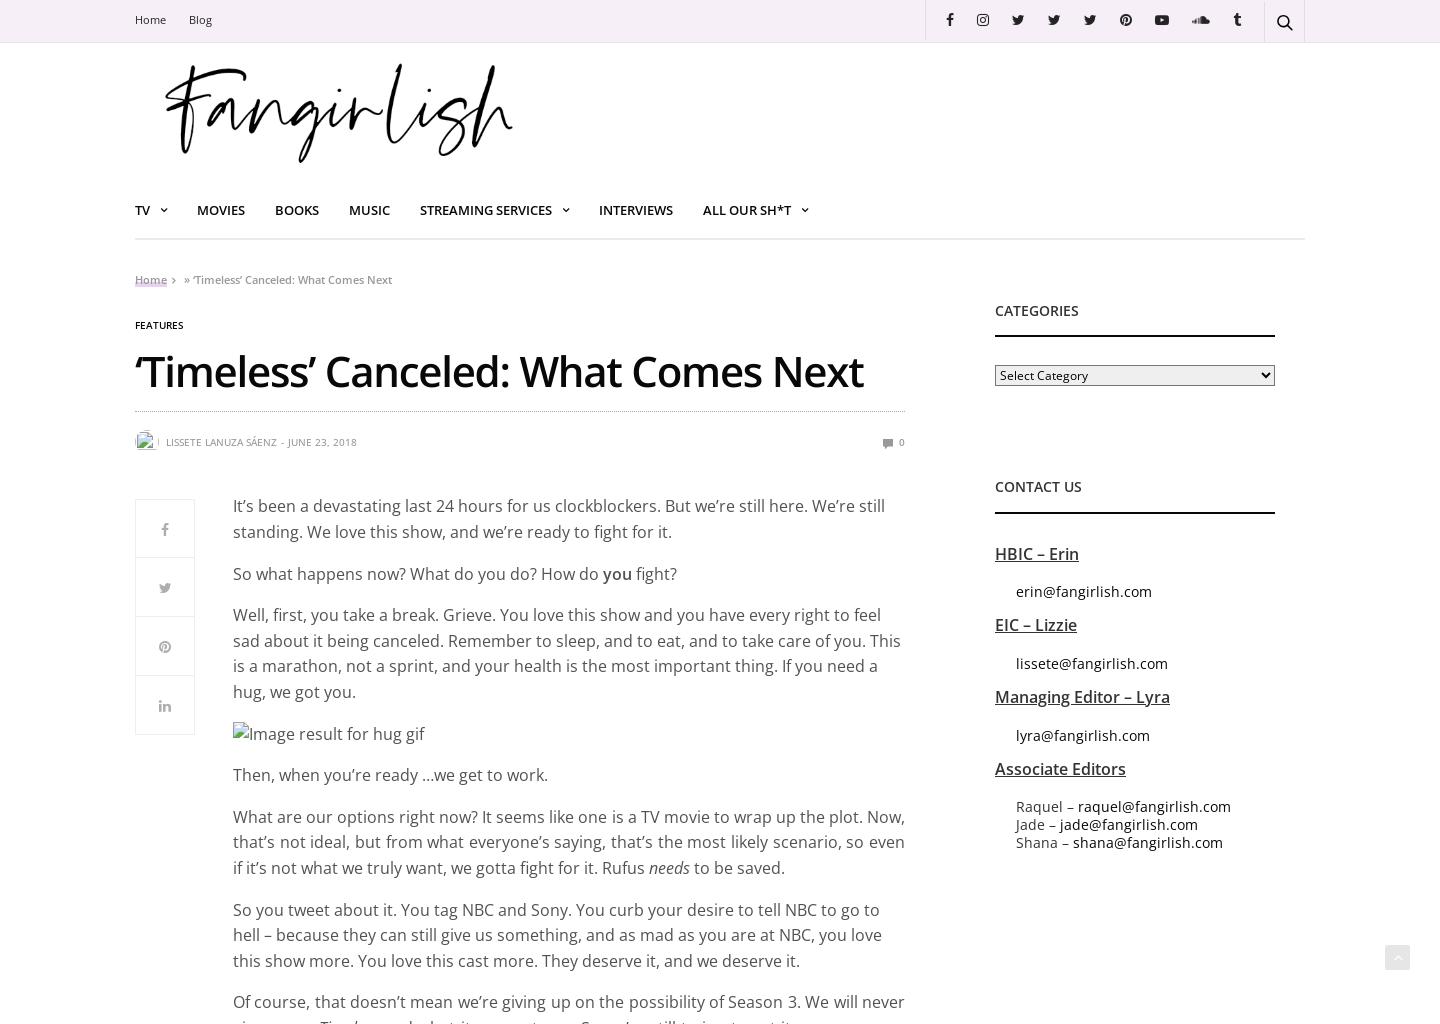 The width and height of the screenshot is (1440, 1024). Describe the element at coordinates (566, 652) in the screenshot. I see `'Well, first, you take a break. Grieve. You love this show and you have every right to feel sad about it being canceled. Remember to sleep, and to eat, and to take care of you. This is a marathon, not a sprint, and your health is the most important thing. If you need a hug, we got you.'` at that location.